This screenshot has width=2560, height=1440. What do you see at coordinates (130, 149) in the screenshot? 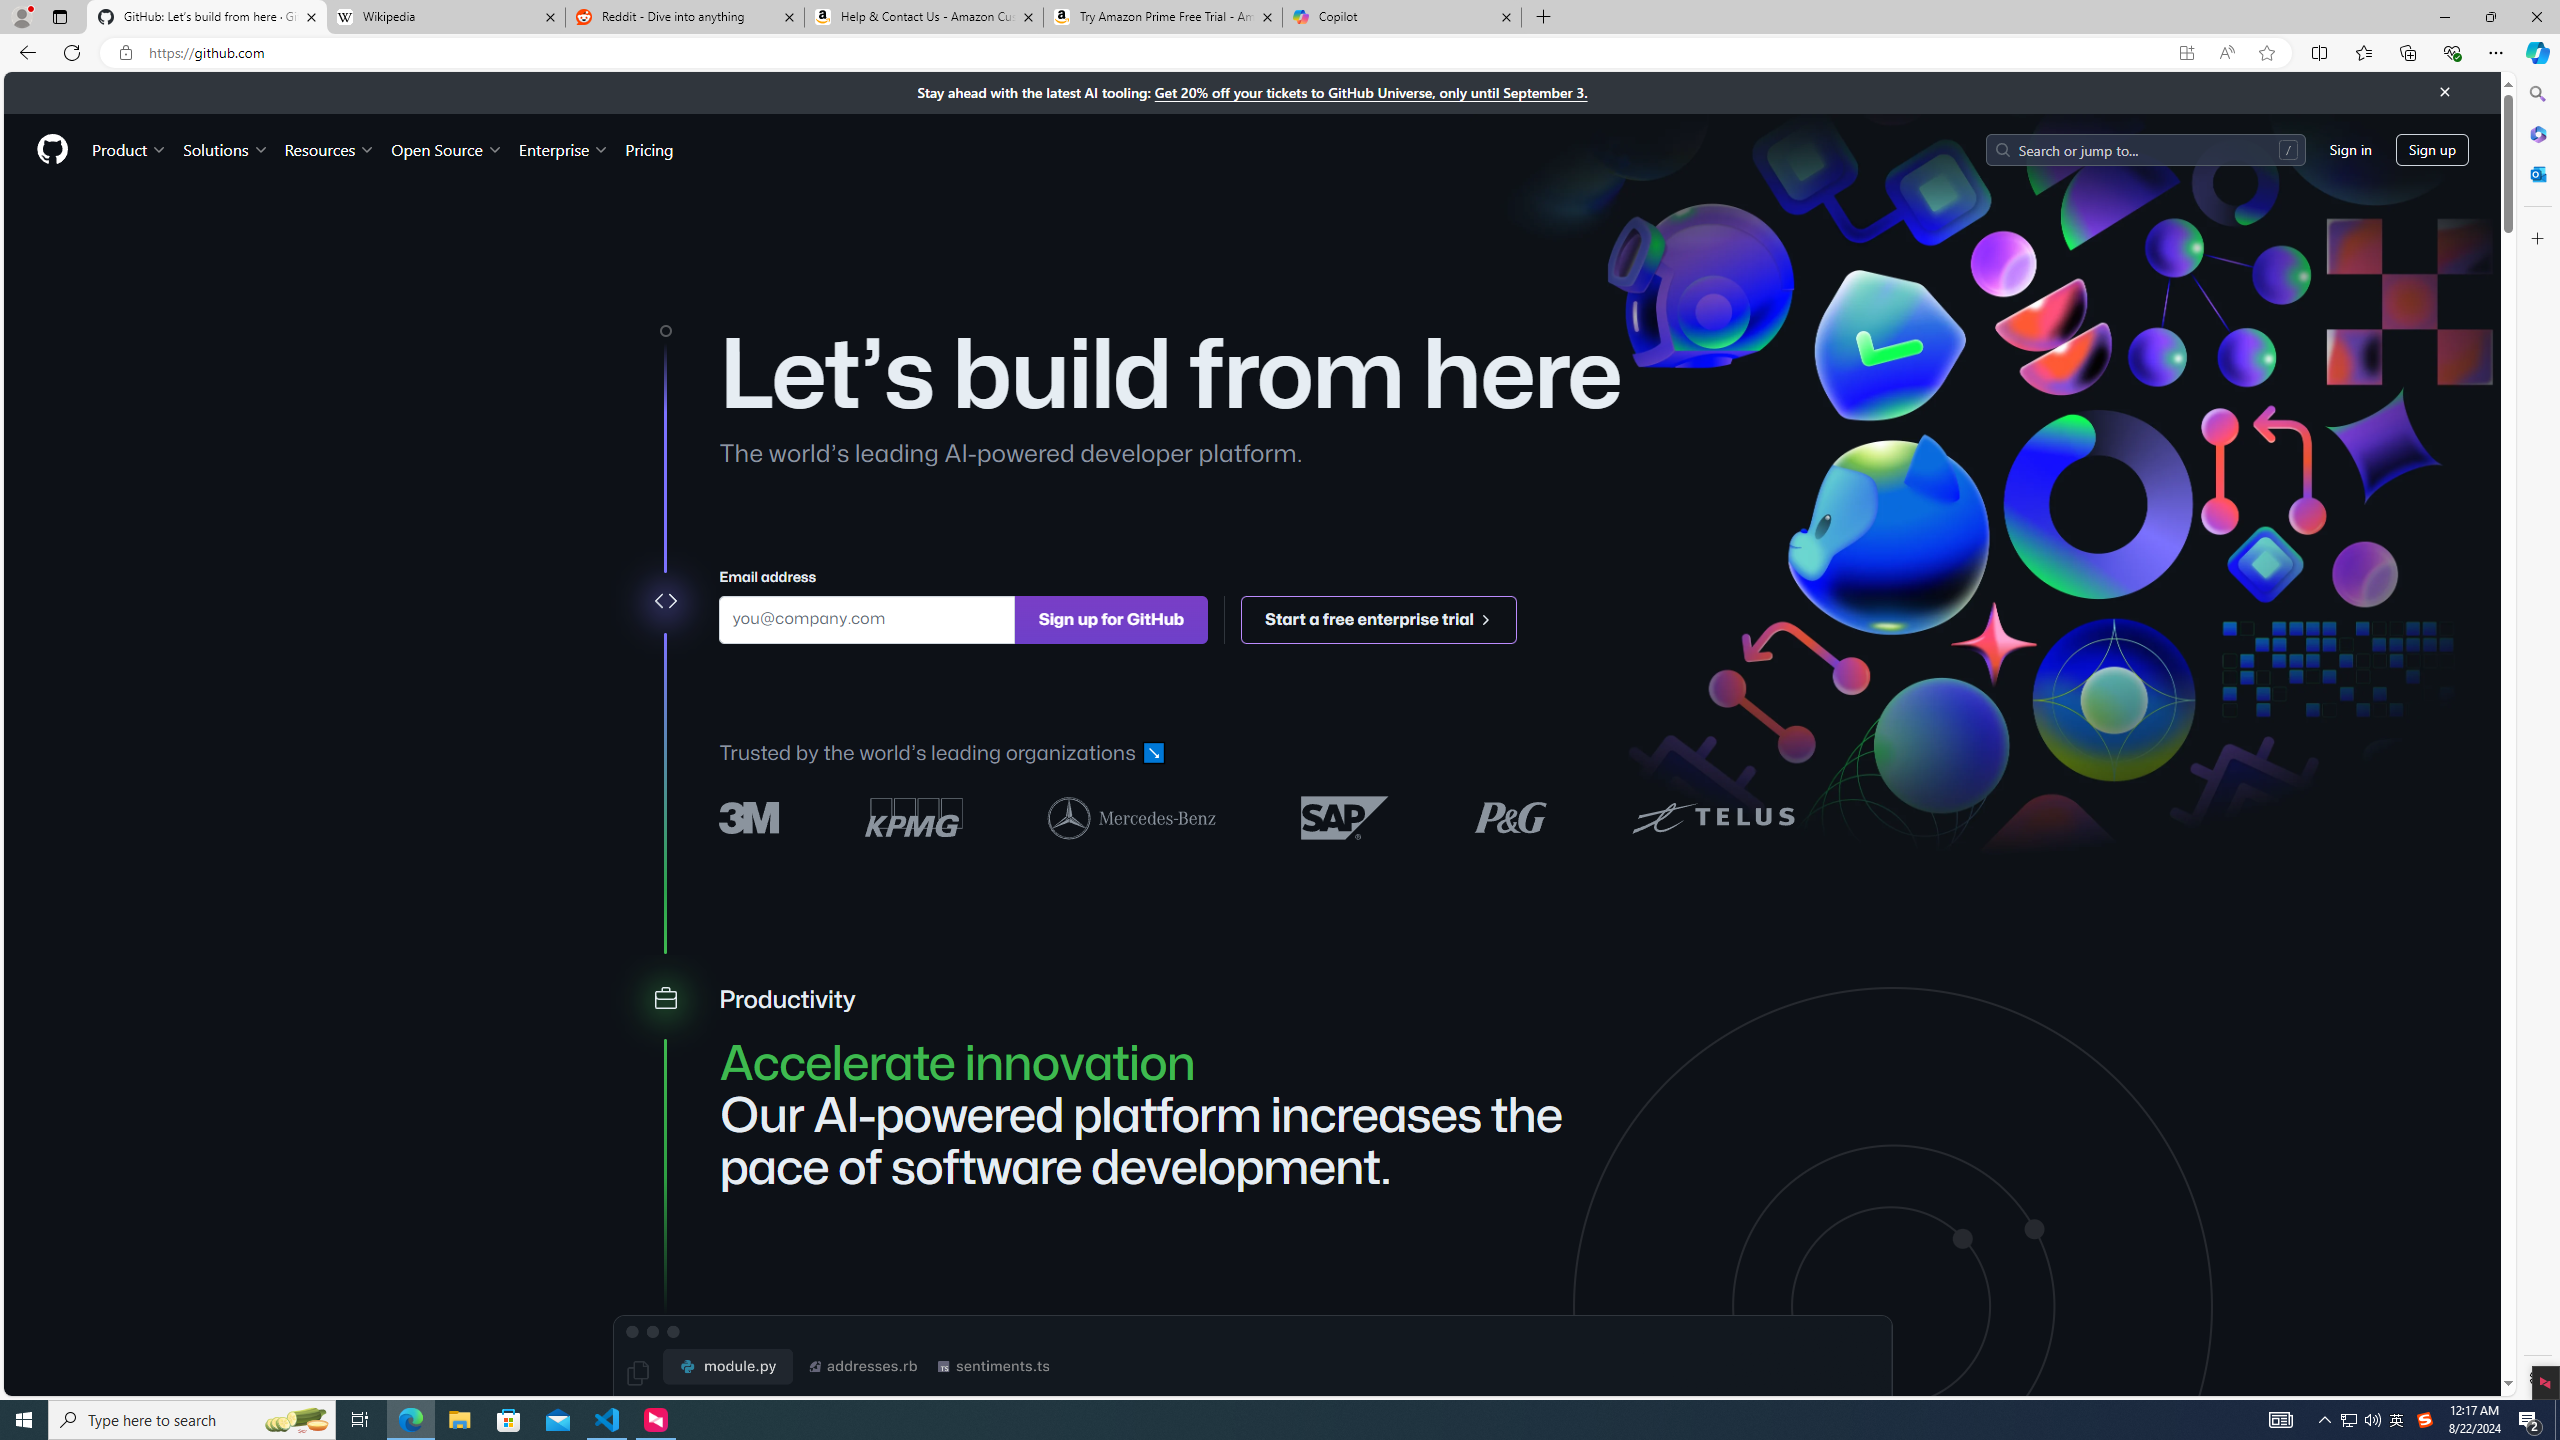
I see `'Product'` at bounding box center [130, 149].